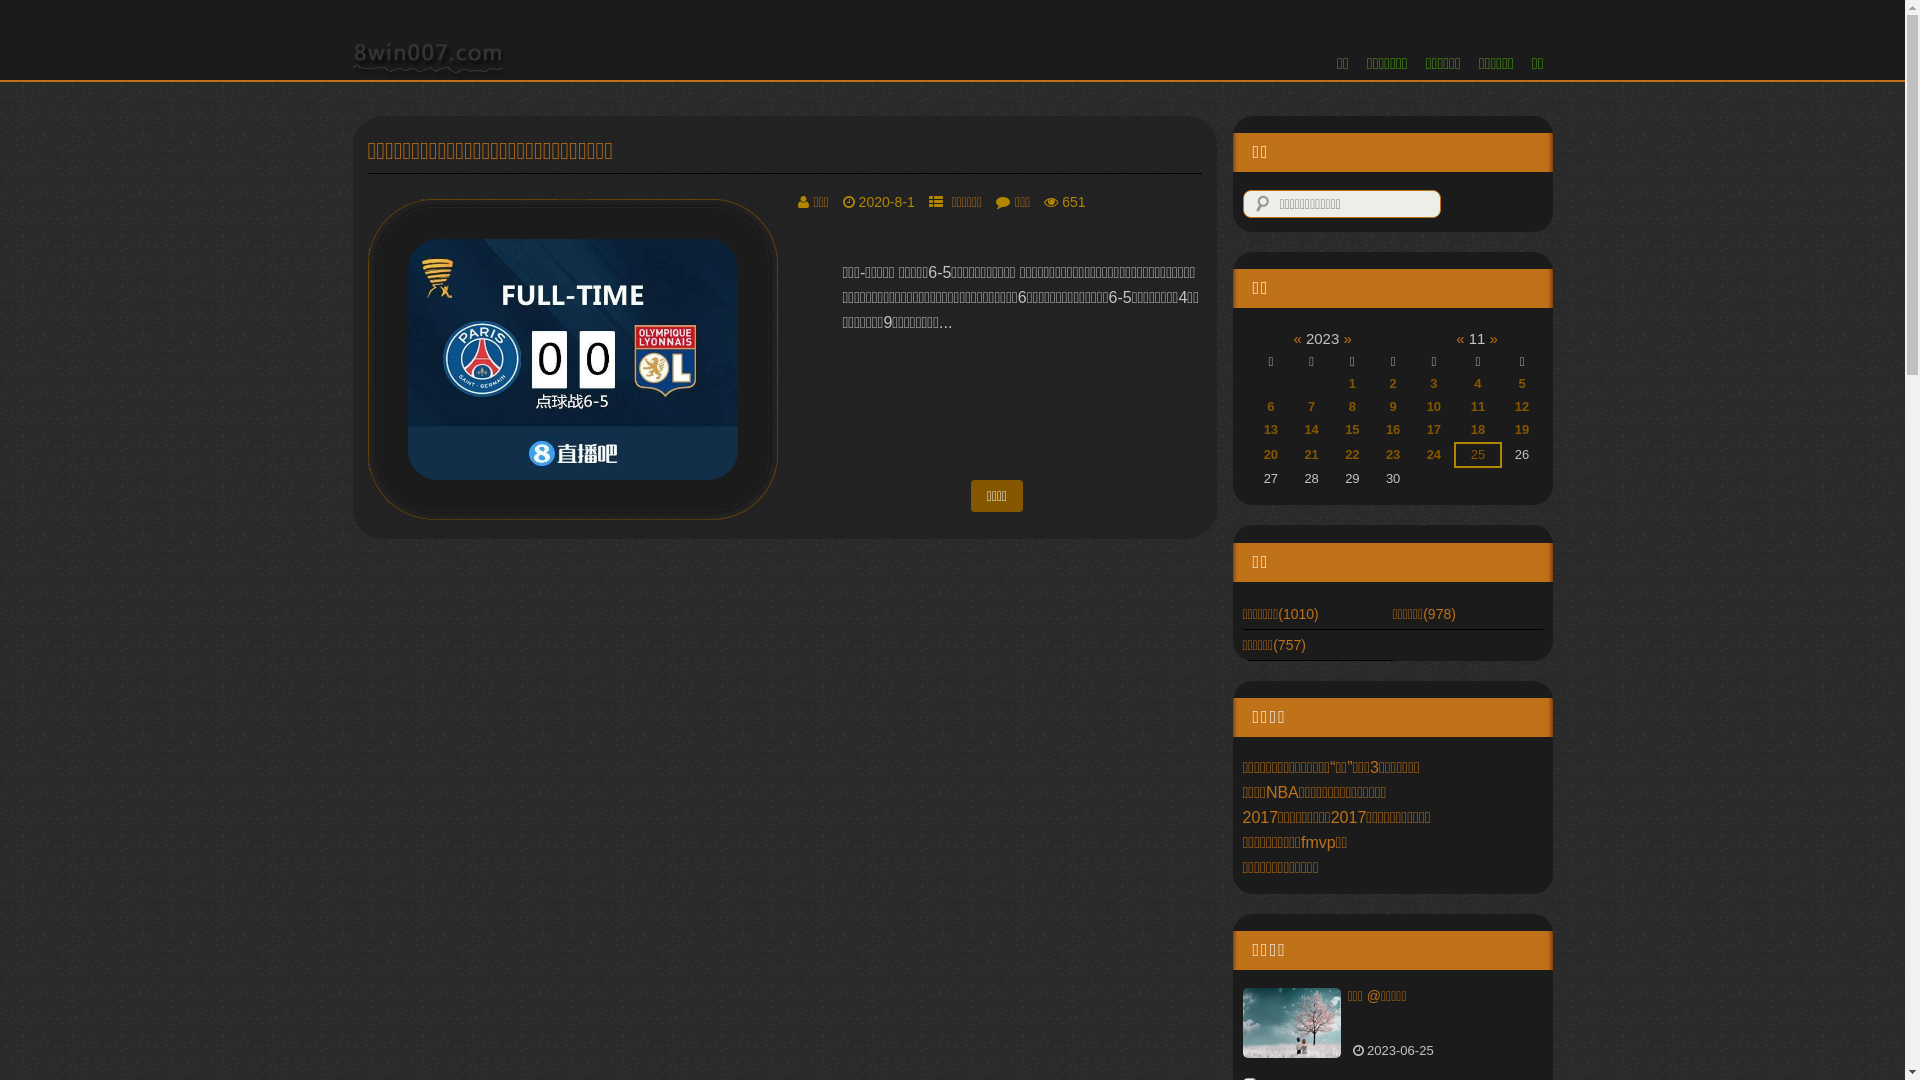 The height and width of the screenshot is (1080, 1920). Describe the element at coordinates (1392, 383) in the screenshot. I see `'2'` at that location.